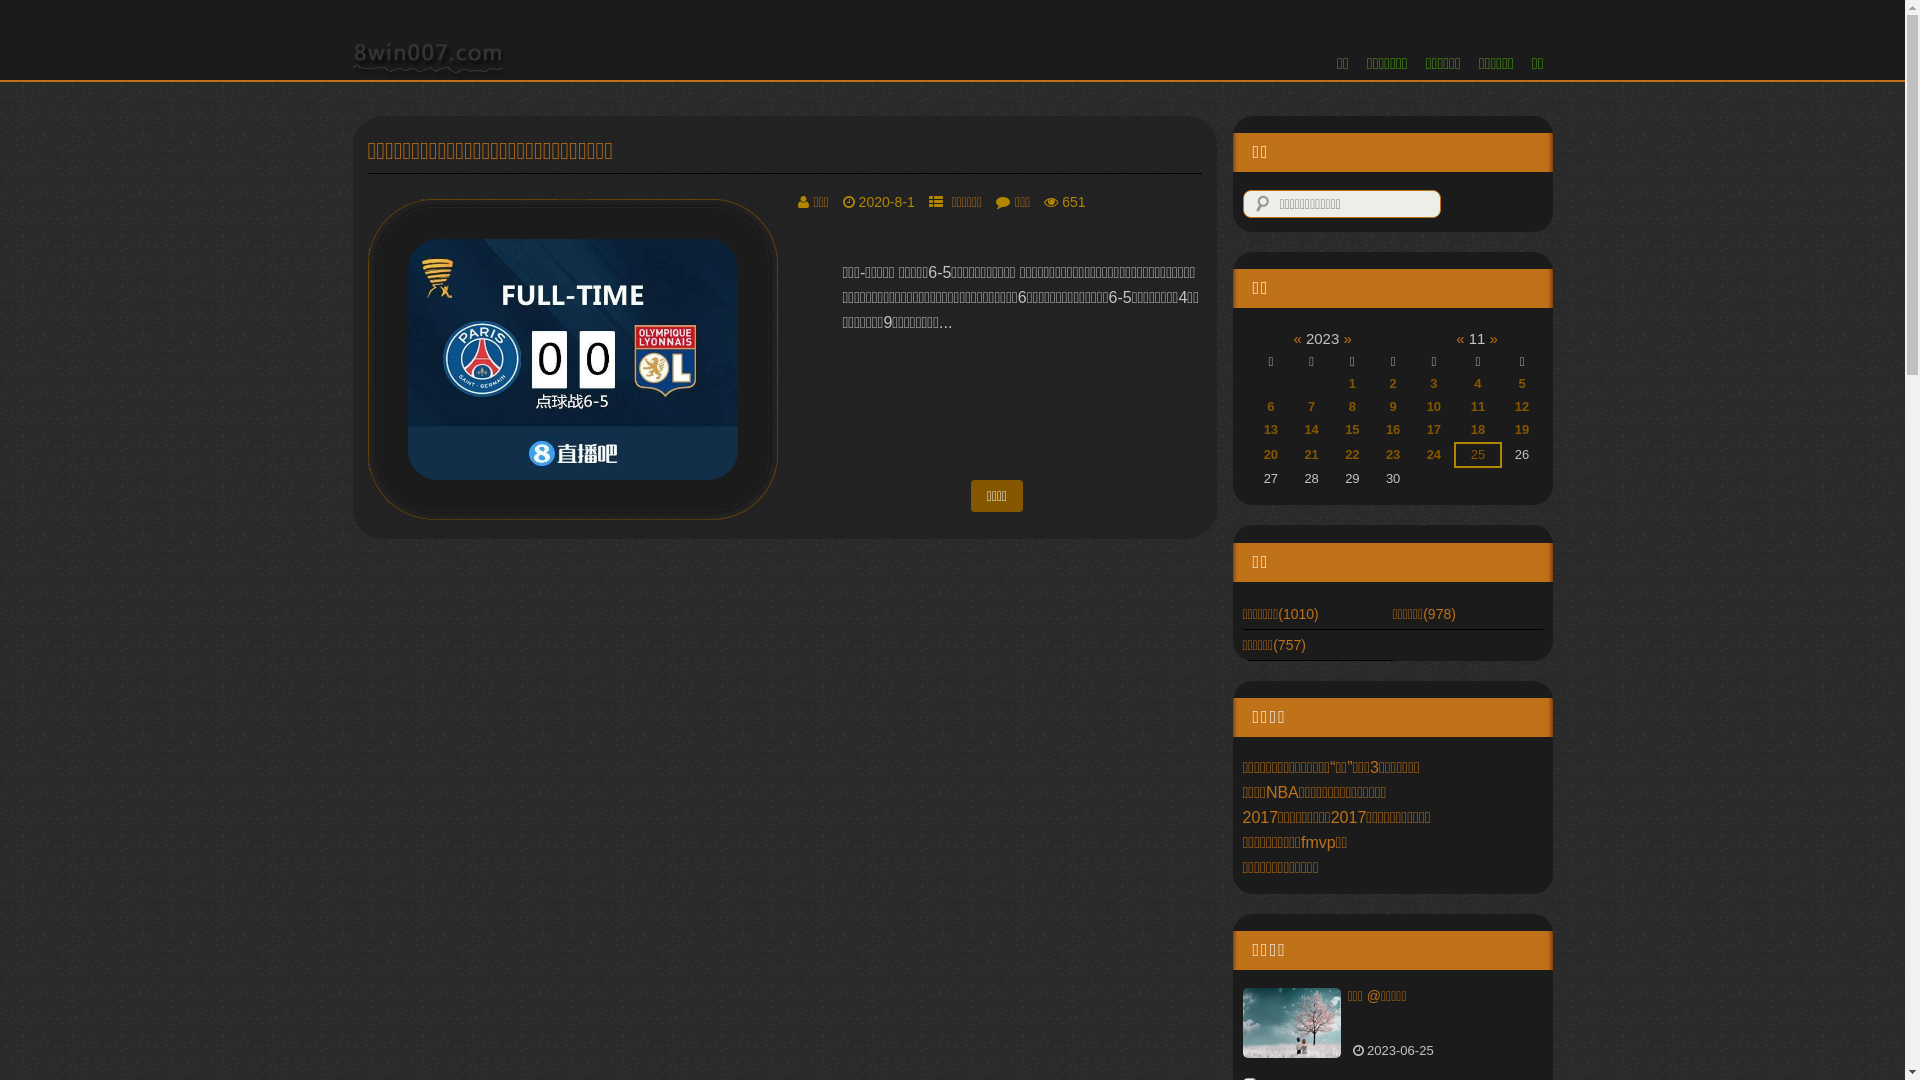 The height and width of the screenshot is (1080, 1920). Describe the element at coordinates (1392, 383) in the screenshot. I see `'2'` at that location.